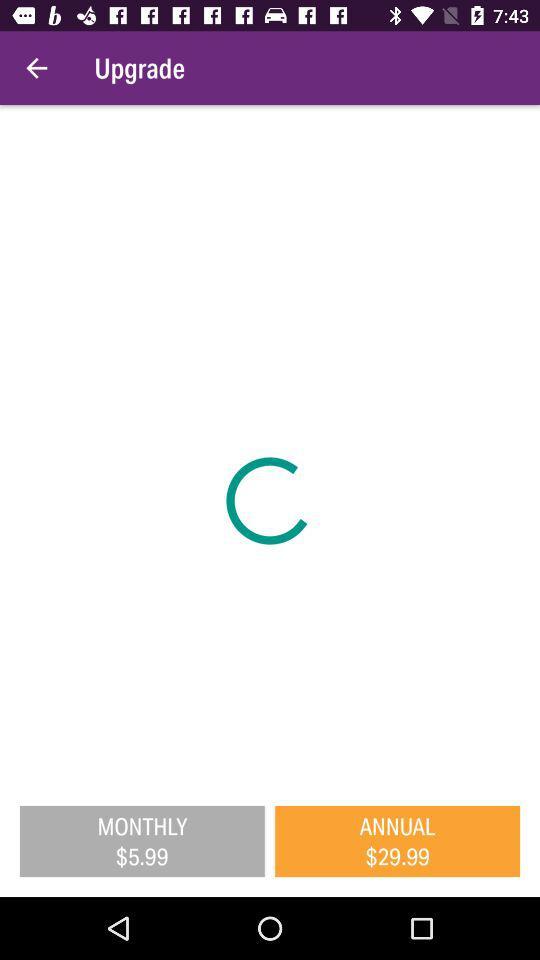  What do you see at coordinates (141, 840) in the screenshot?
I see `the item to the left of the annual` at bounding box center [141, 840].